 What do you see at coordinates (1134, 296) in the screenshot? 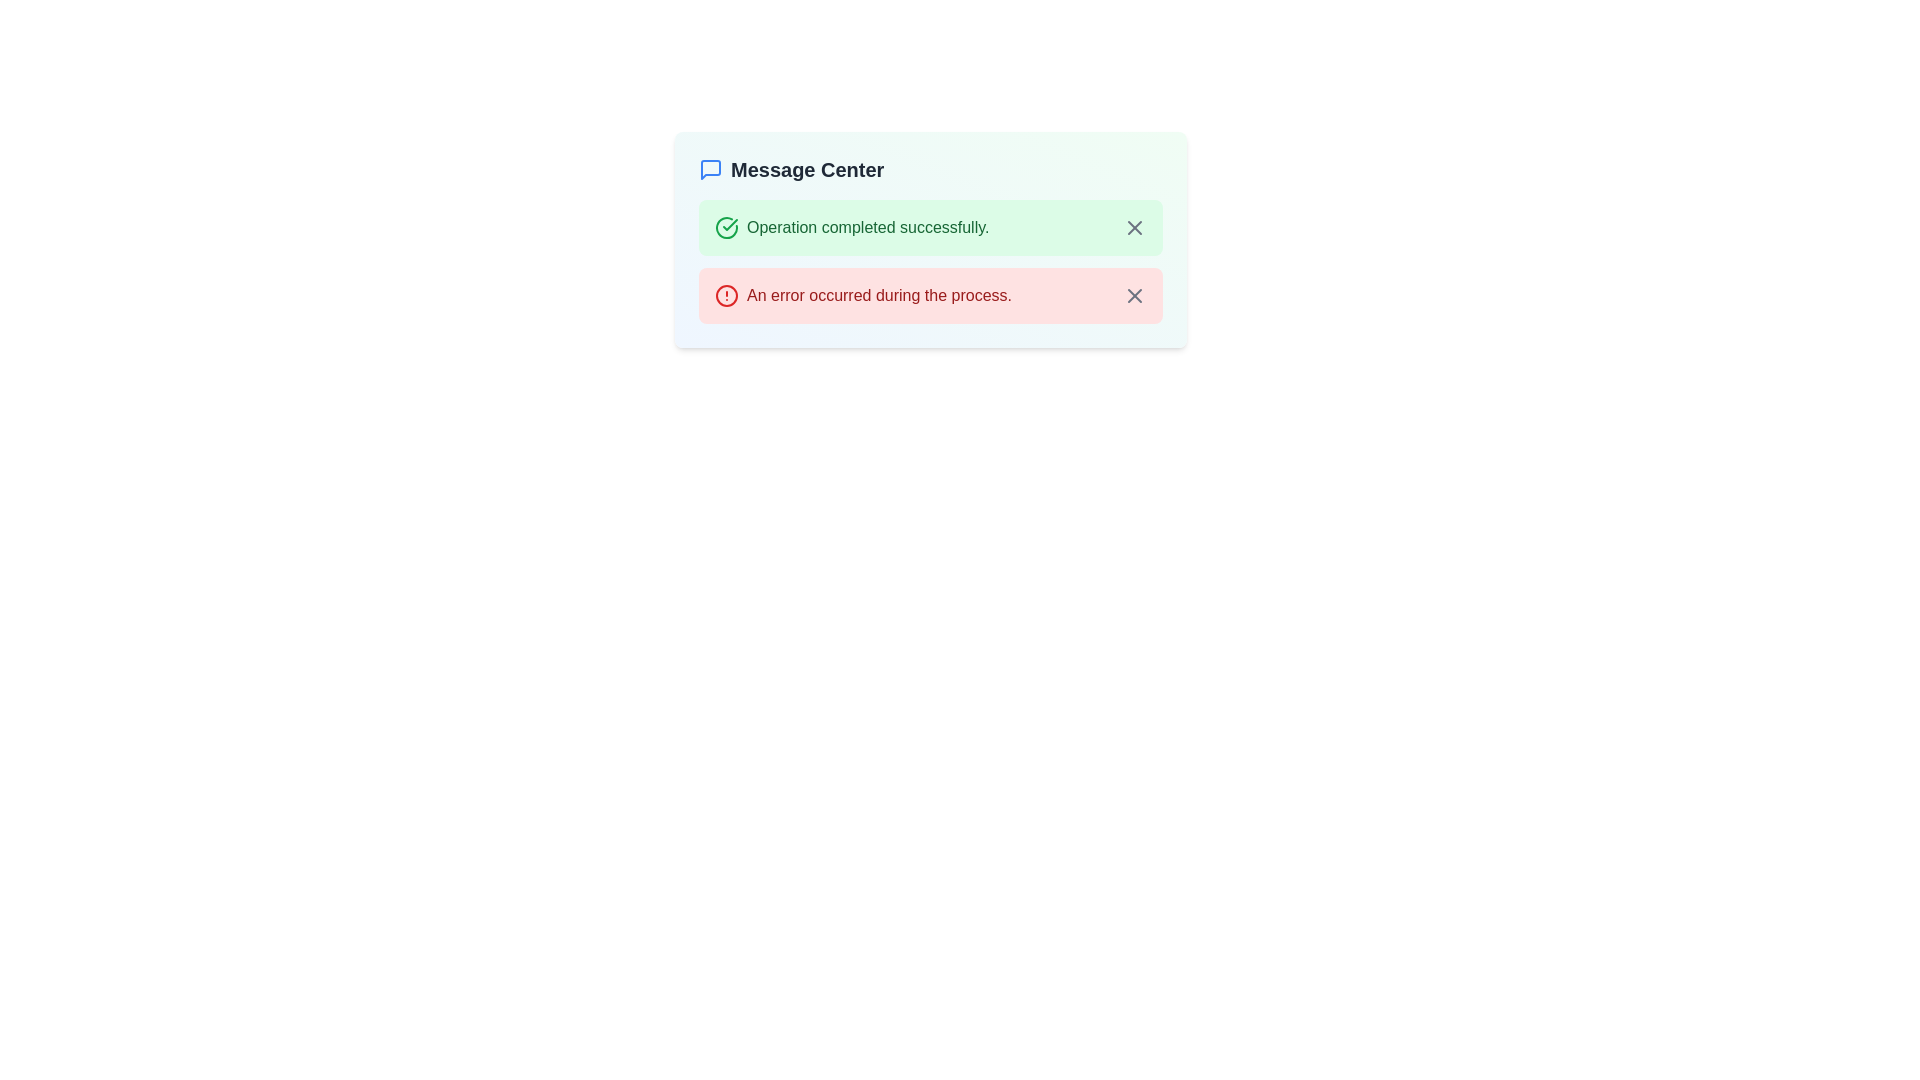
I see `the Close button icon located to the far right of the error message indicating 'An error occurred during the process'` at bounding box center [1134, 296].